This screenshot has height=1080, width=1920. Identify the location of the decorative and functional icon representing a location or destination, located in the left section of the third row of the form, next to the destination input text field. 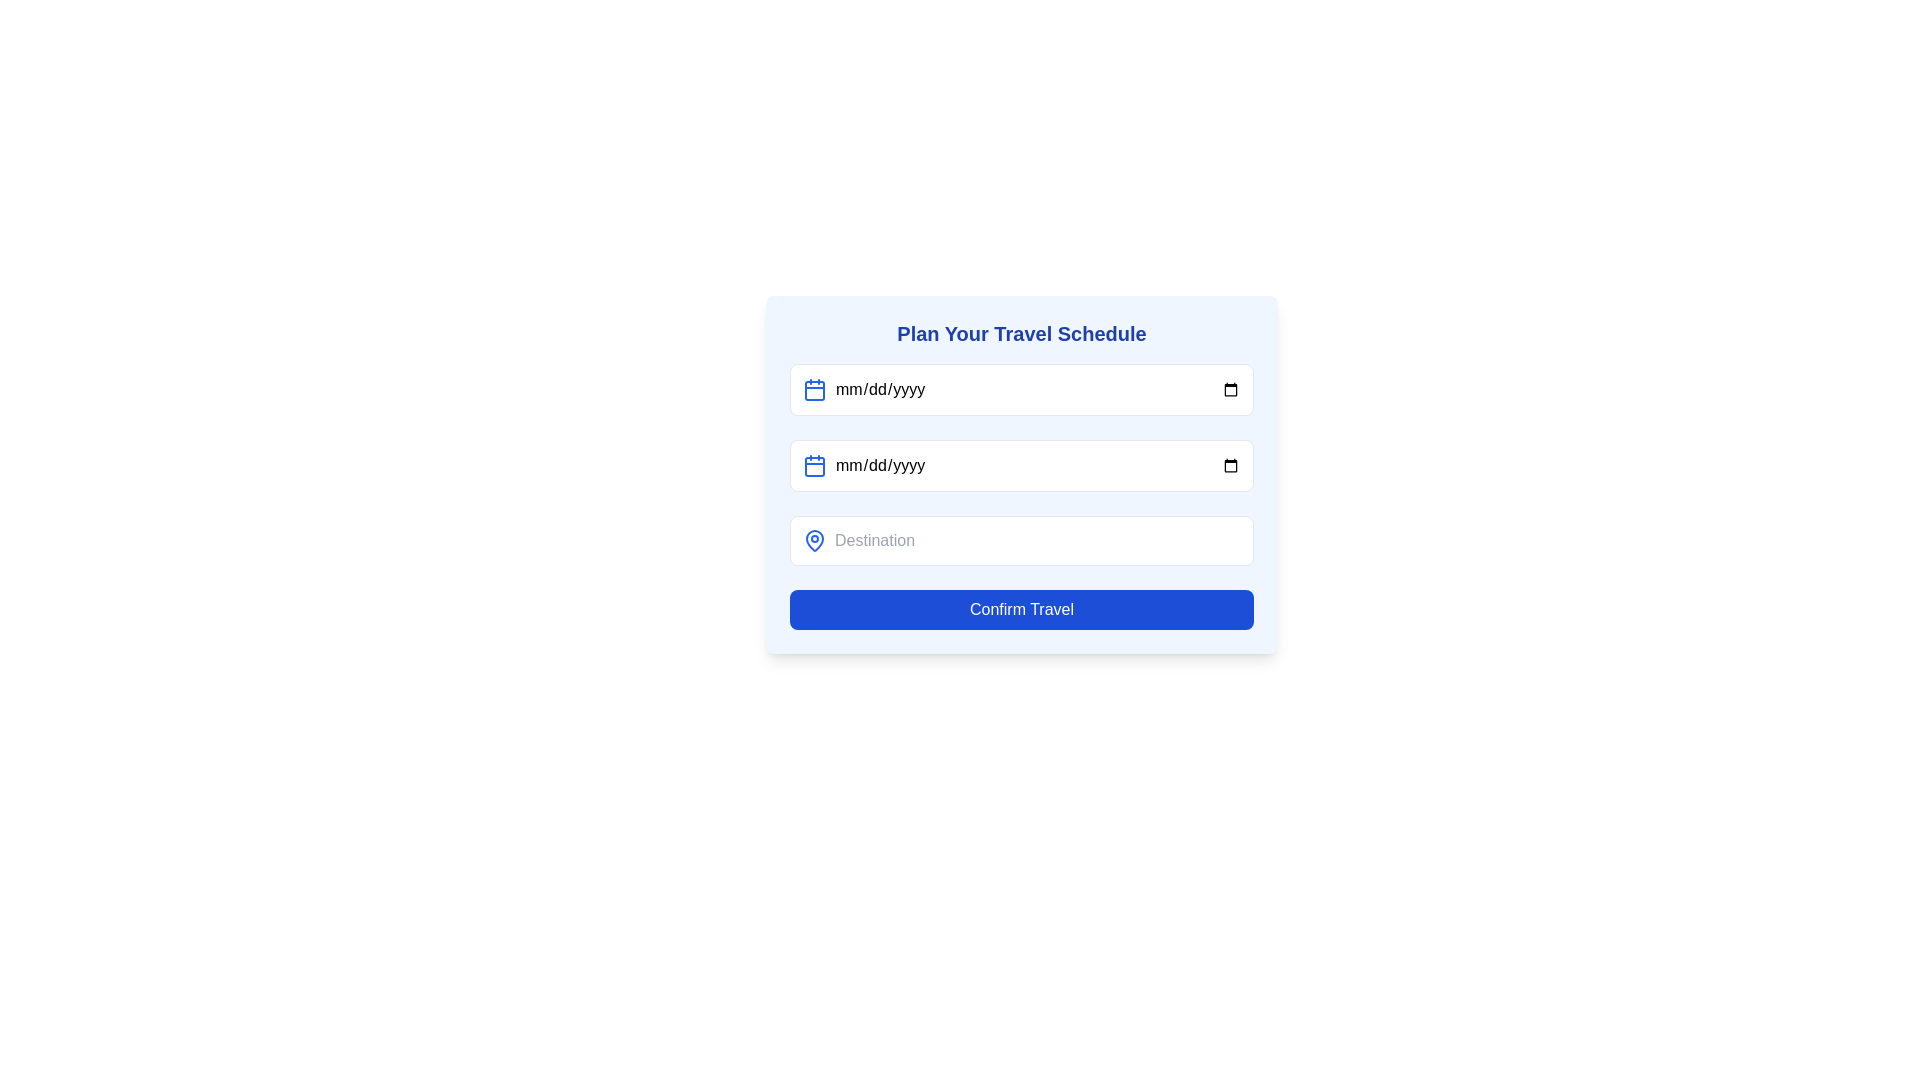
(815, 540).